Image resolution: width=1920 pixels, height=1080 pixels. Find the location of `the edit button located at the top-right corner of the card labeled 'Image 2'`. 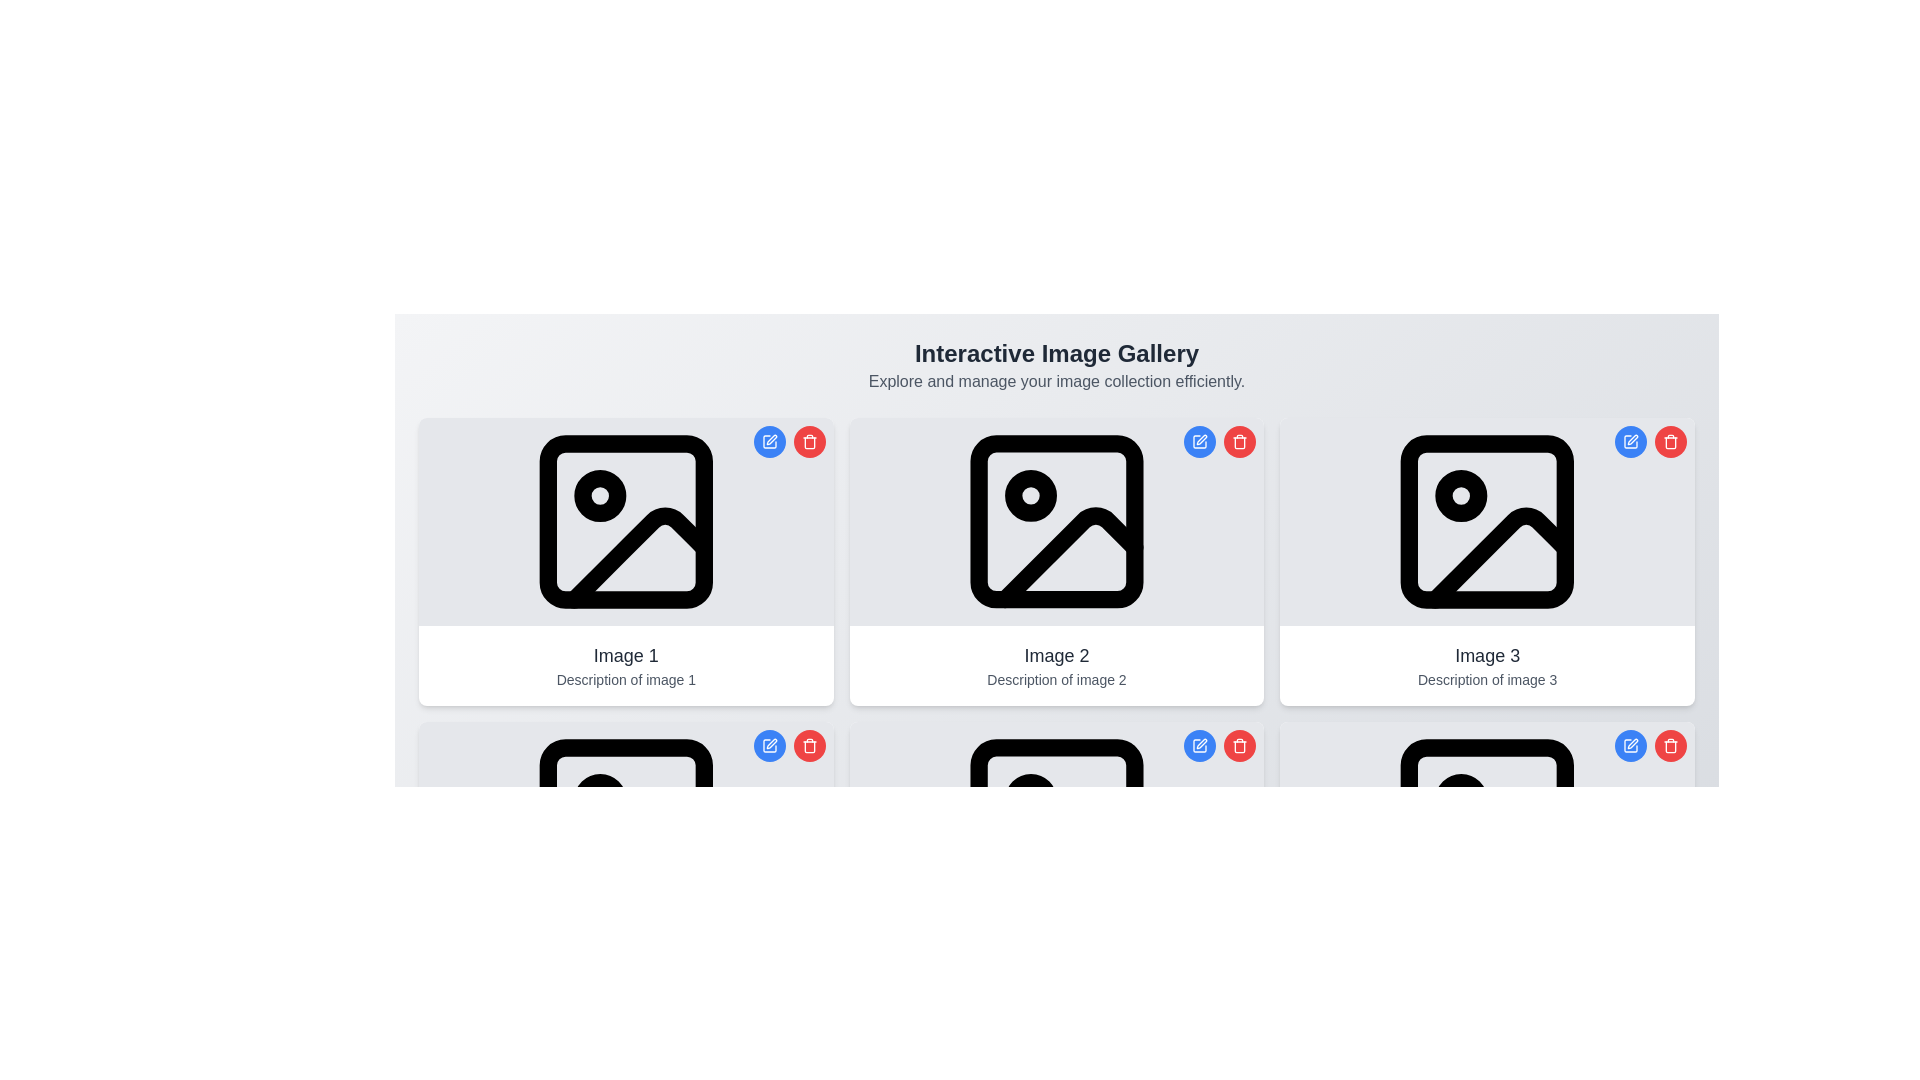

the edit button located at the top-right corner of the card labeled 'Image 2' is located at coordinates (1200, 745).